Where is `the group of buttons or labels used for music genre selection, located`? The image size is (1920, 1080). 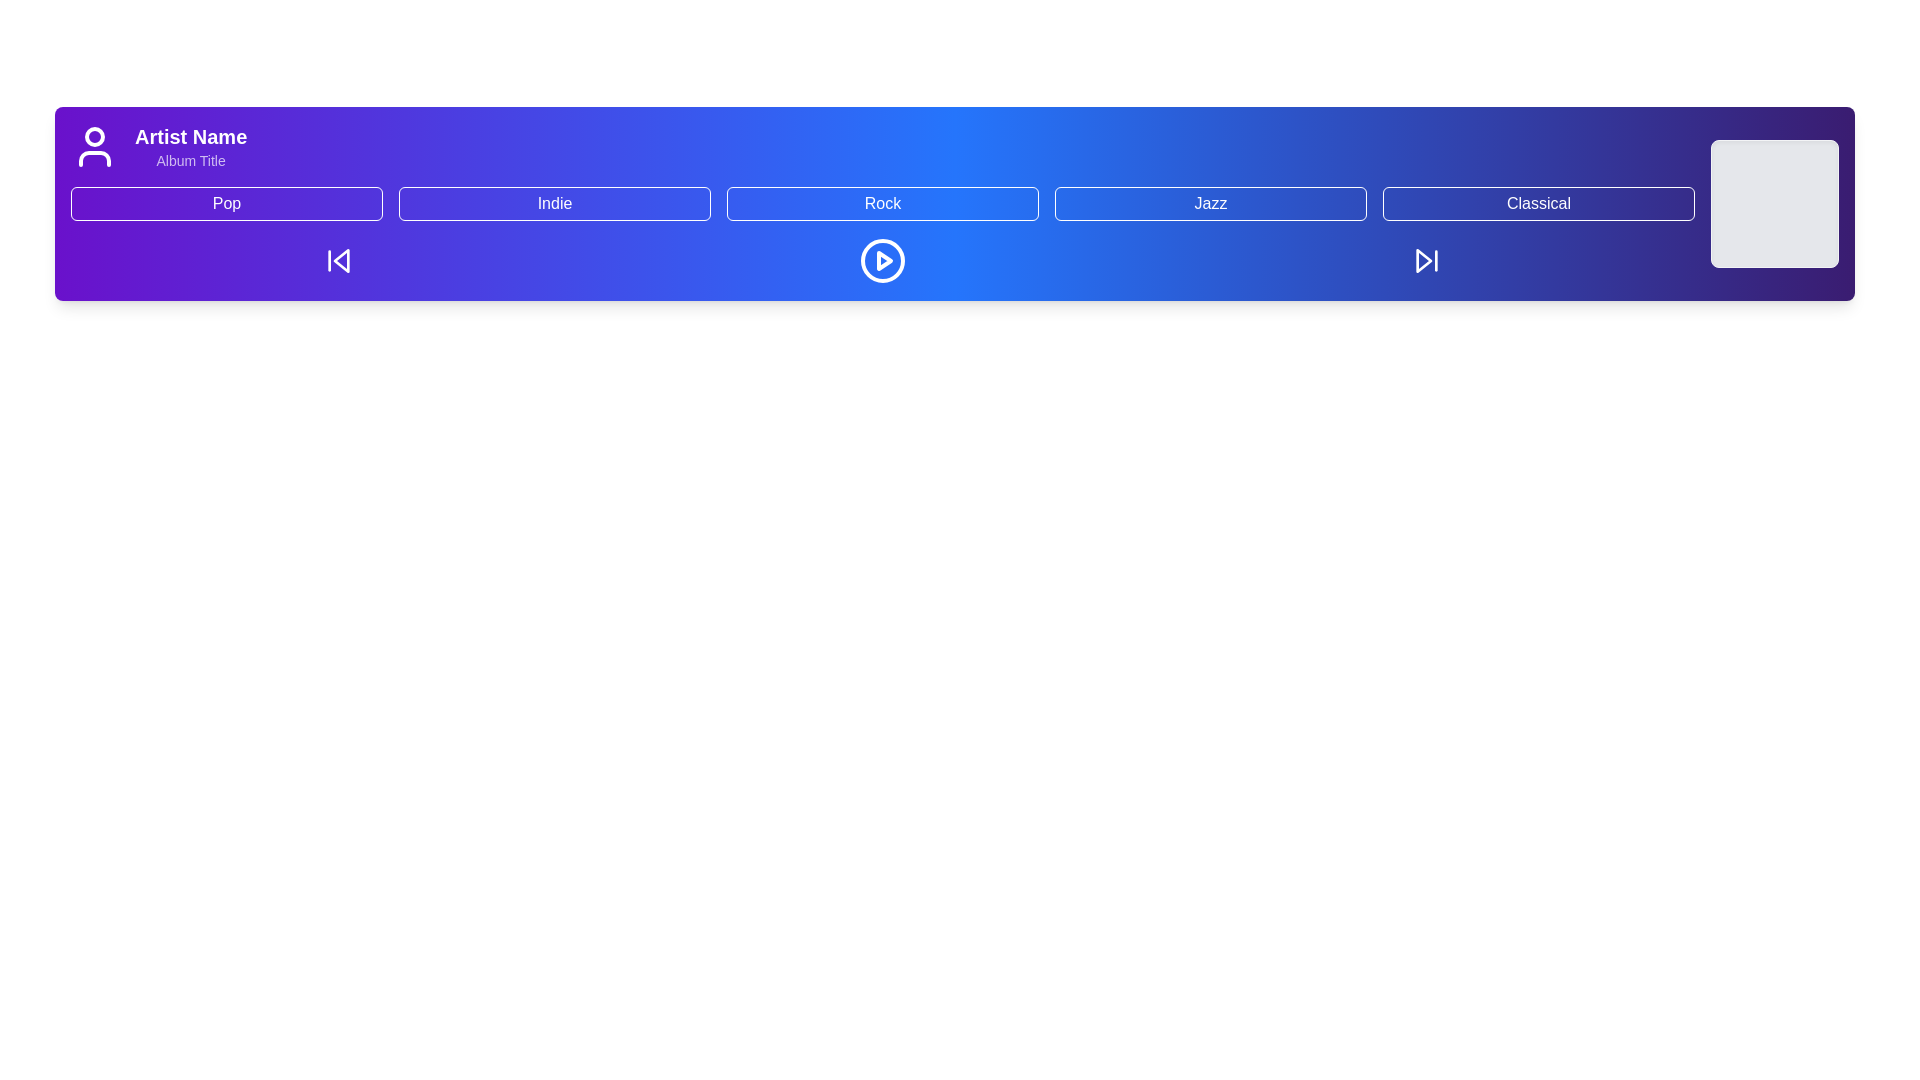
the group of buttons or labels used for music genre selection, located is located at coordinates (882, 204).